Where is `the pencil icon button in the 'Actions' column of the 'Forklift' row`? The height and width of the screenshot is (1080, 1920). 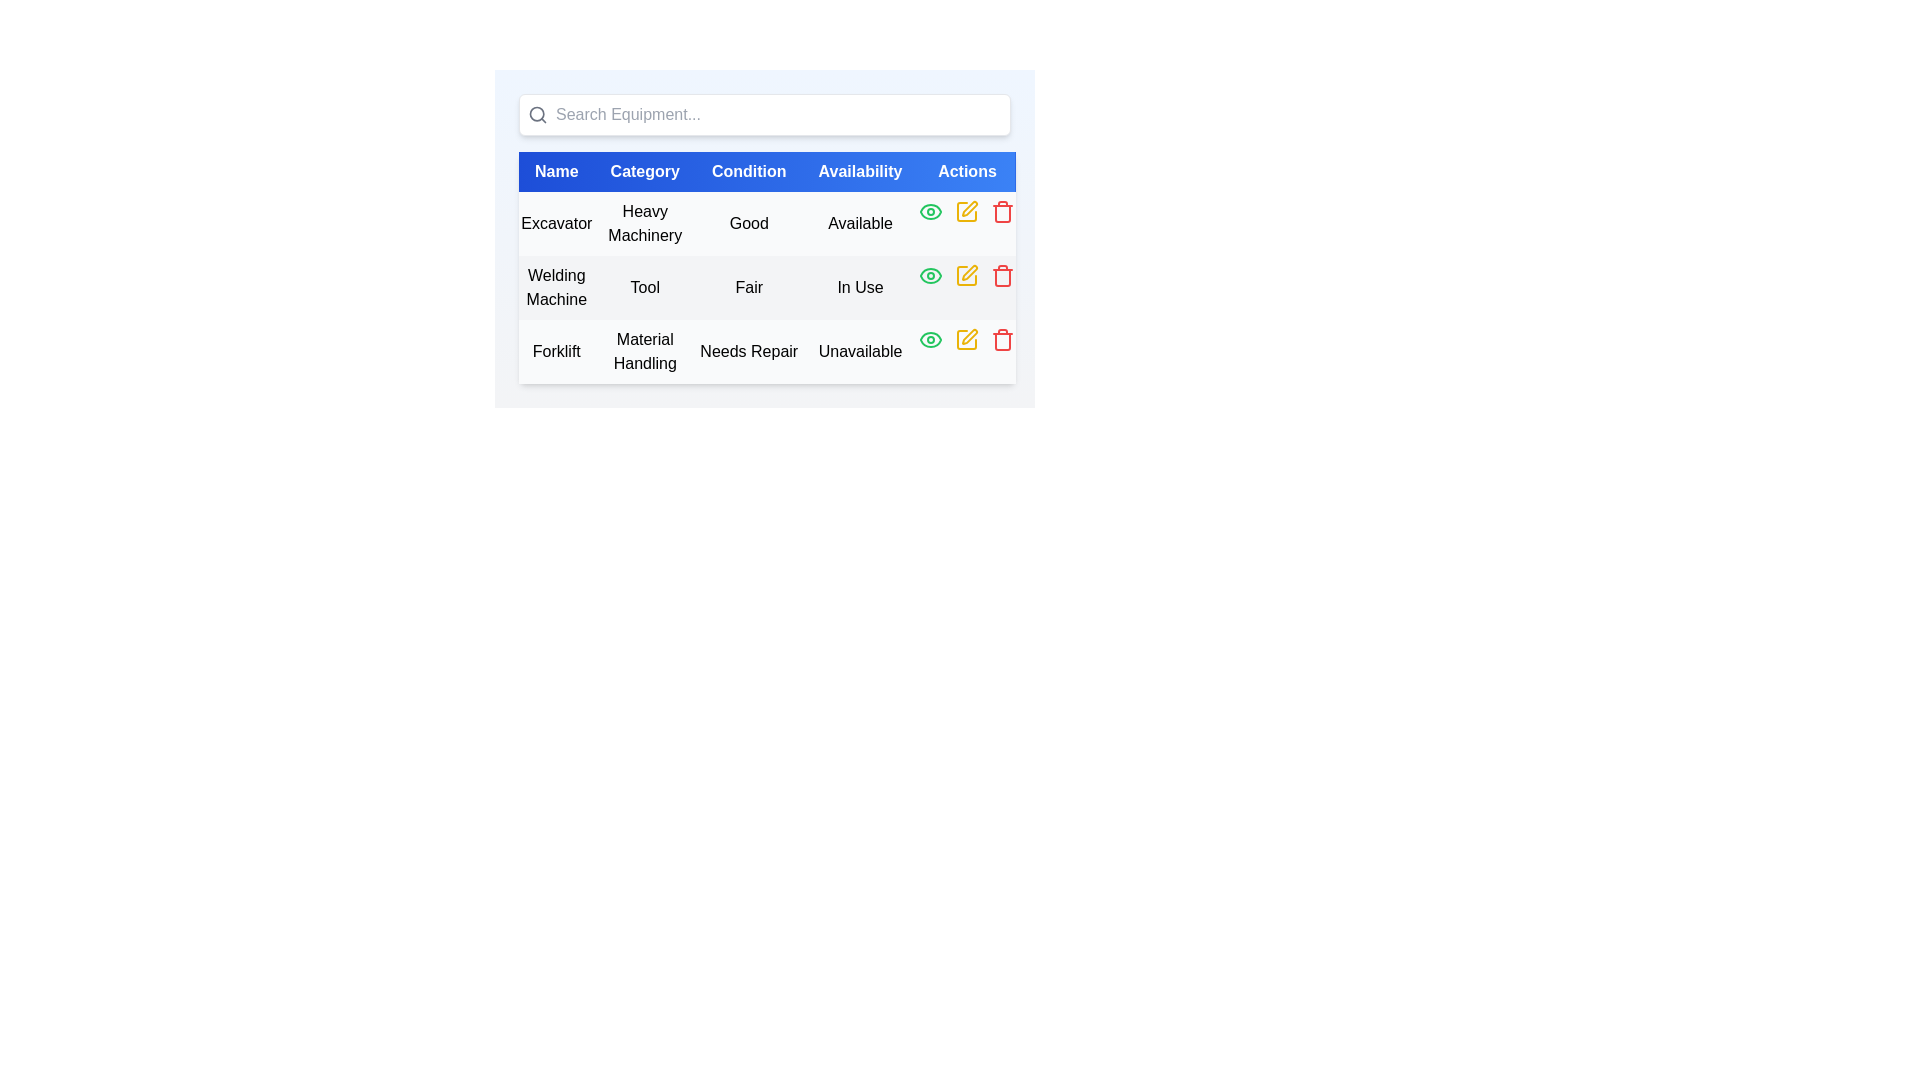 the pencil icon button in the 'Actions' column of the 'Forklift' row is located at coordinates (967, 338).